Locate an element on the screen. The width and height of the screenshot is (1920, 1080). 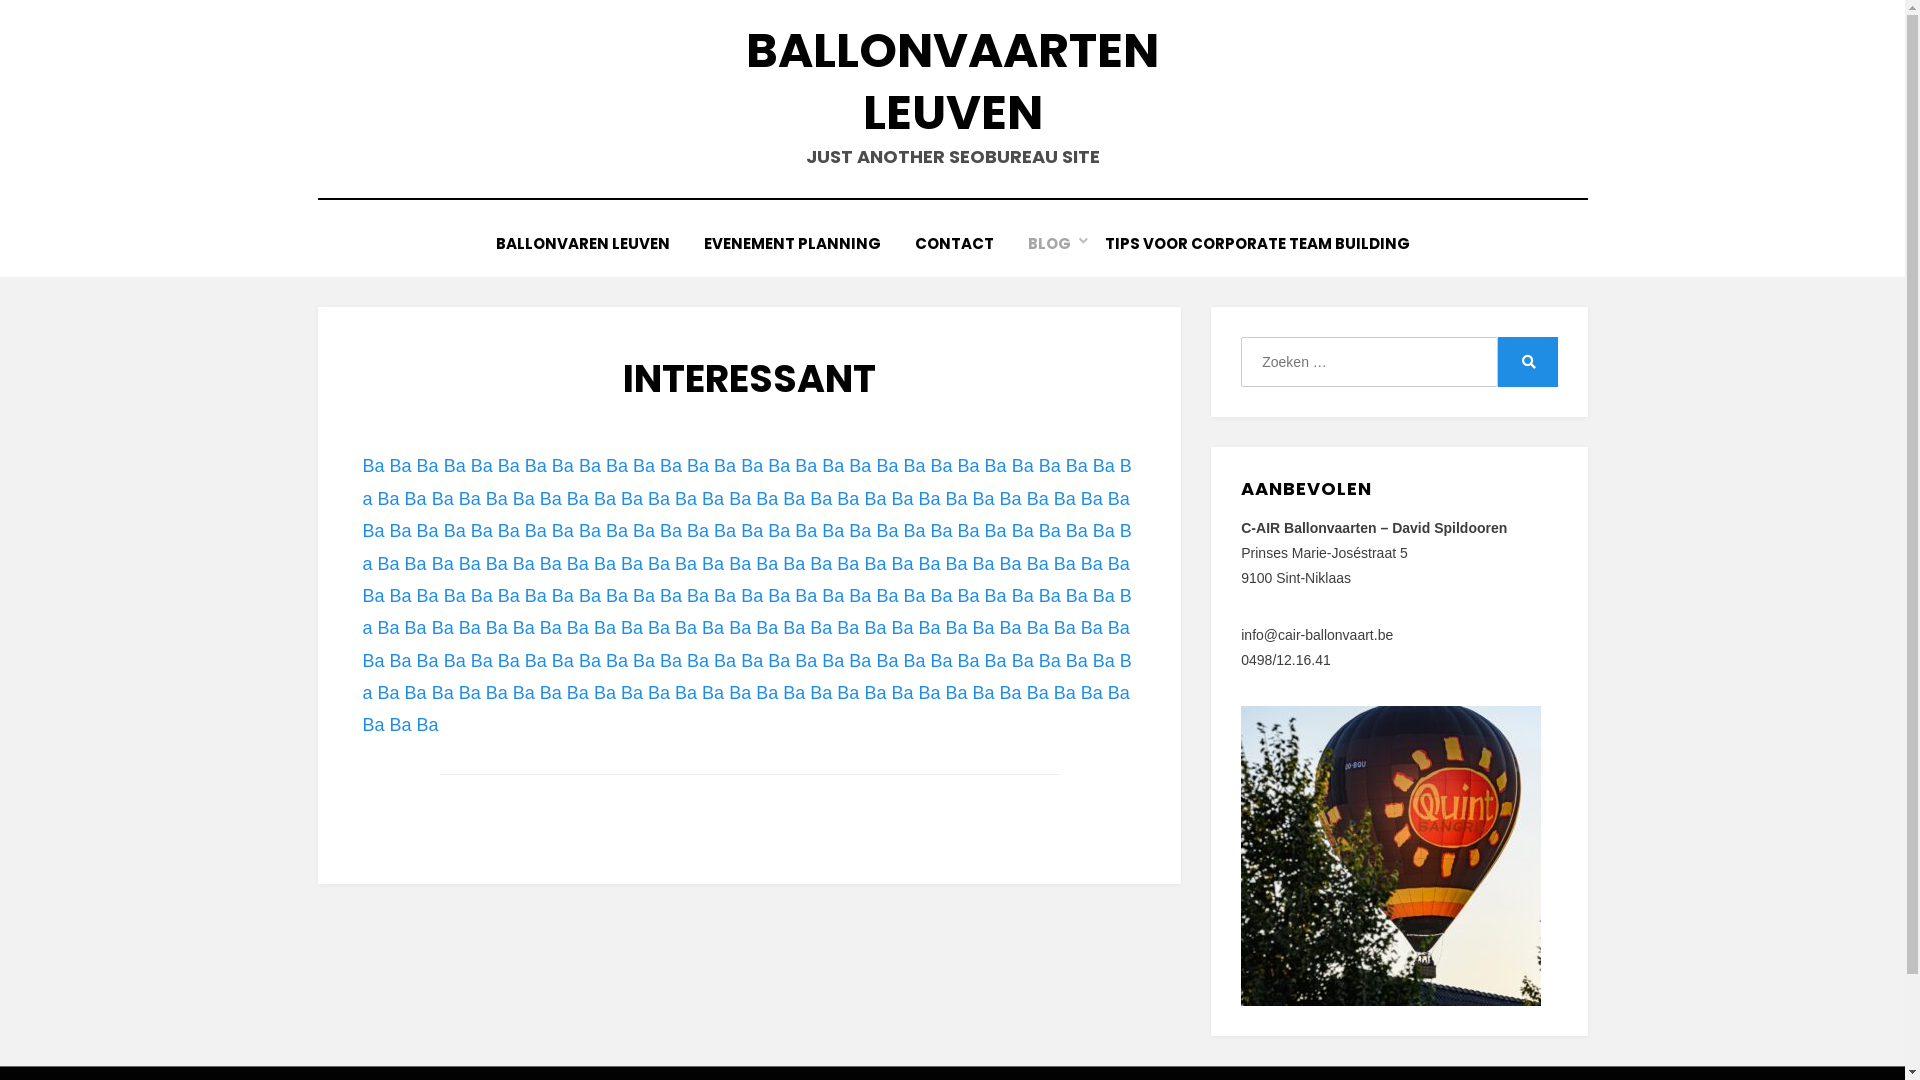
'EVENEMENT PLANNING' is located at coordinates (790, 242).